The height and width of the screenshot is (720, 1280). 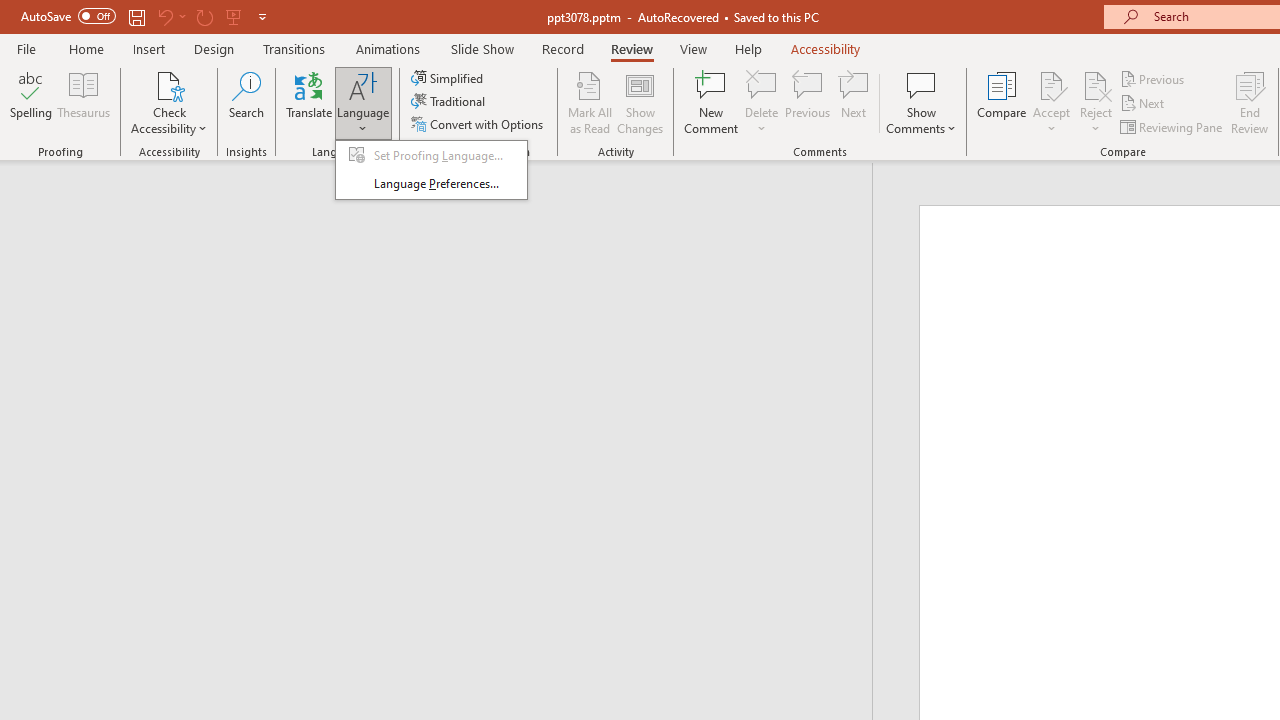 I want to click on 'Mark All as Read', so click(x=589, y=103).